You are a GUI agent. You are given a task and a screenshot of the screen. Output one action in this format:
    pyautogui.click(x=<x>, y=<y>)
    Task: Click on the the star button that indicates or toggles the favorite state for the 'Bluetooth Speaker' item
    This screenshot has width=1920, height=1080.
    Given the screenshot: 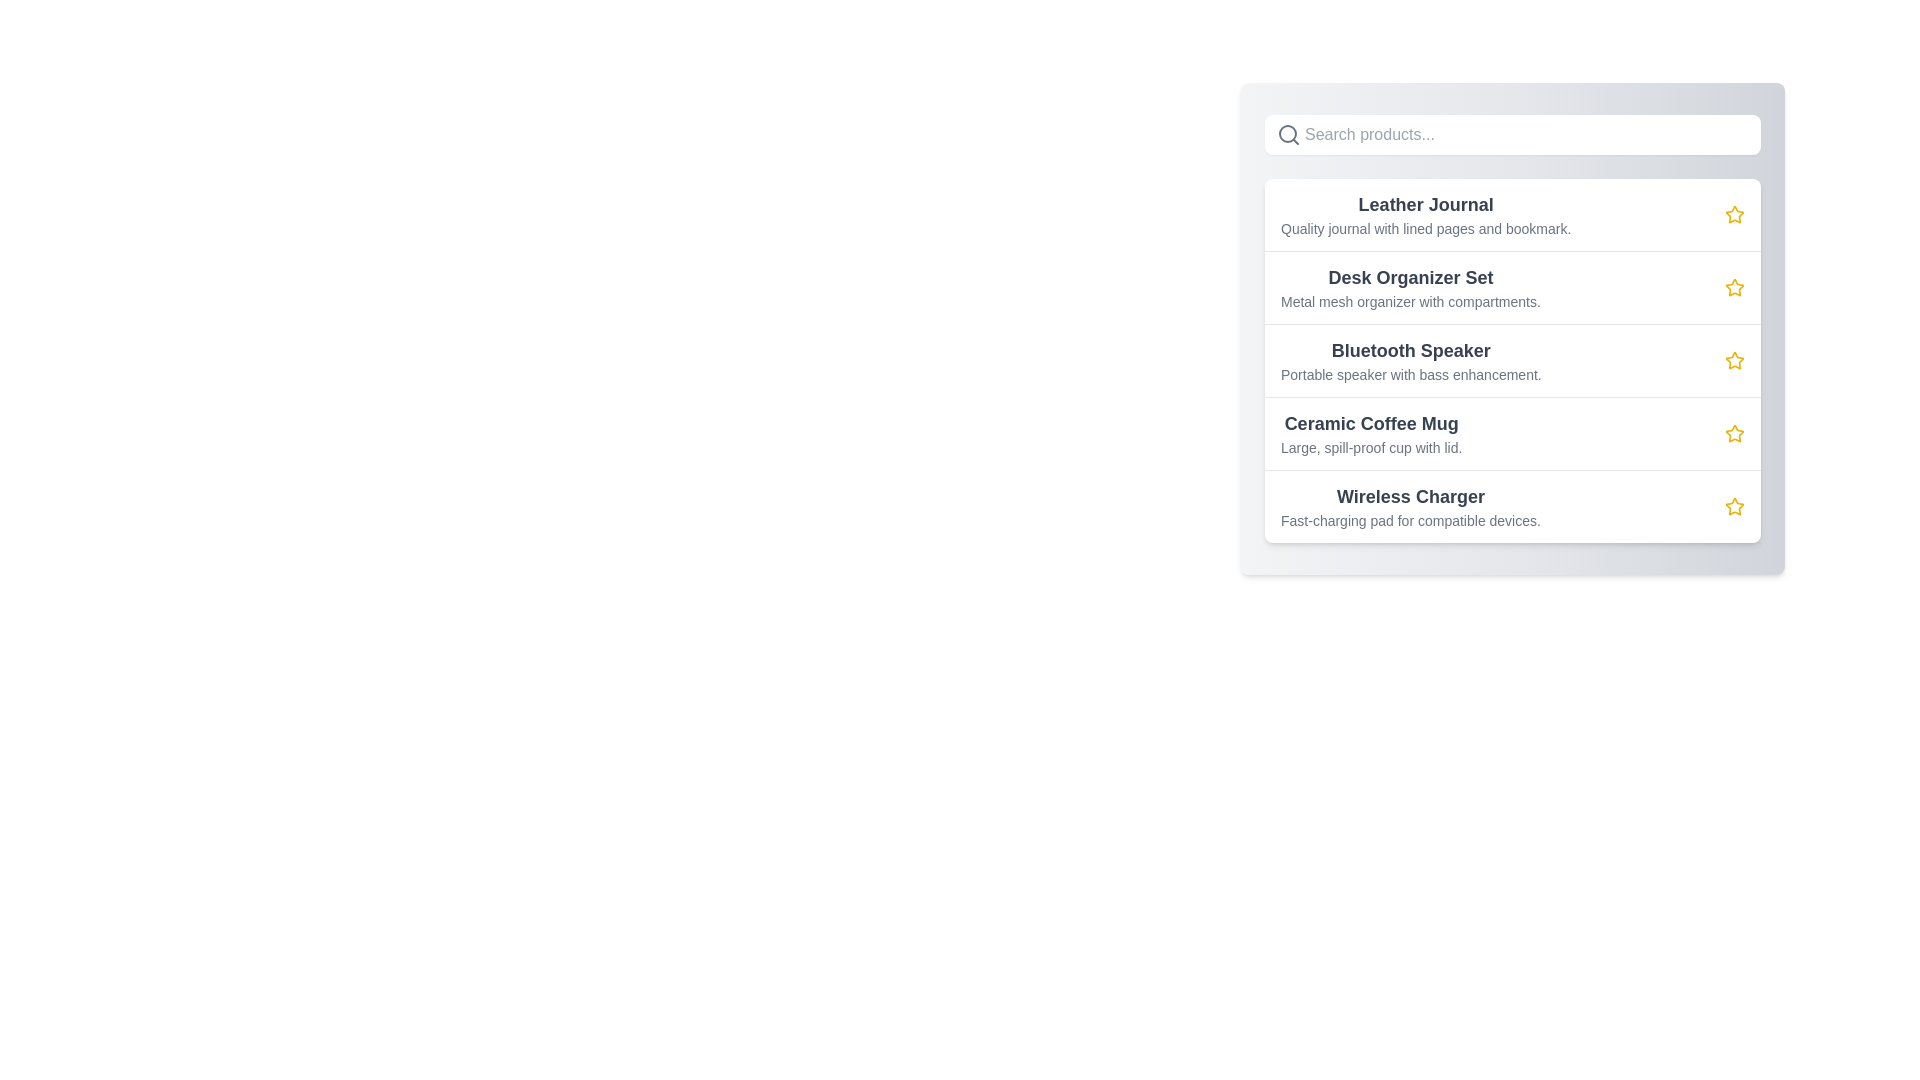 What is the action you would take?
    pyautogui.click(x=1733, y=361)
    